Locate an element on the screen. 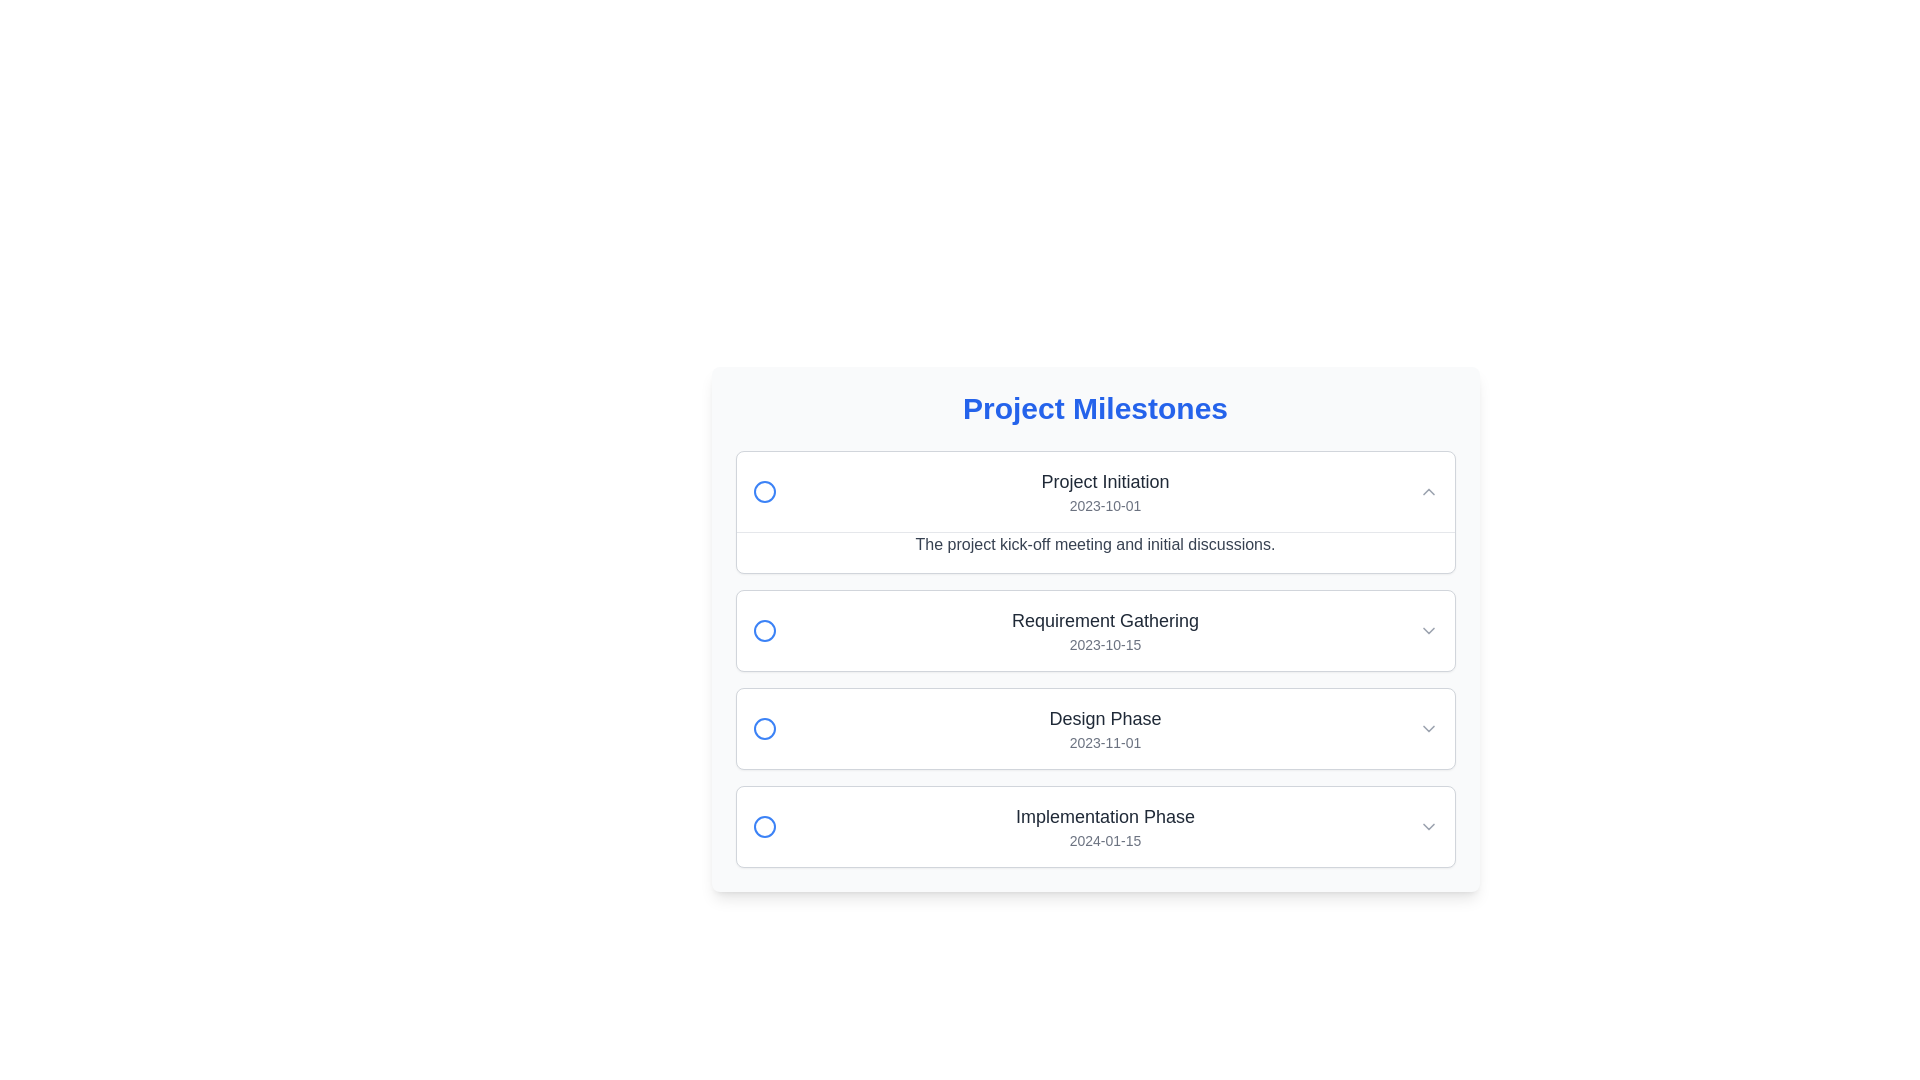 The height and width of the screenshot is (1080, 1920). the text label displaying the date, which is styled in smaller light gray text directly below the 'Implementation Phase' title in the 'Project Milestones' section is located at coordinates (1104, 840).